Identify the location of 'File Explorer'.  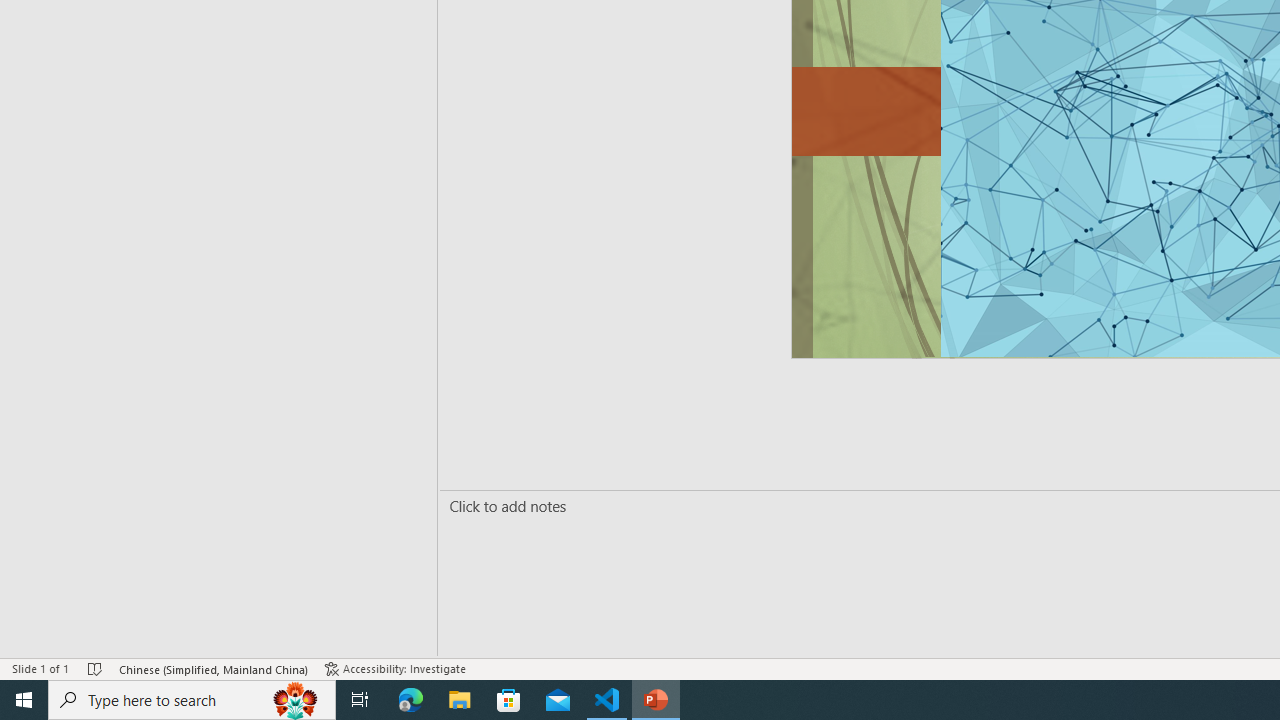
(459, 698).